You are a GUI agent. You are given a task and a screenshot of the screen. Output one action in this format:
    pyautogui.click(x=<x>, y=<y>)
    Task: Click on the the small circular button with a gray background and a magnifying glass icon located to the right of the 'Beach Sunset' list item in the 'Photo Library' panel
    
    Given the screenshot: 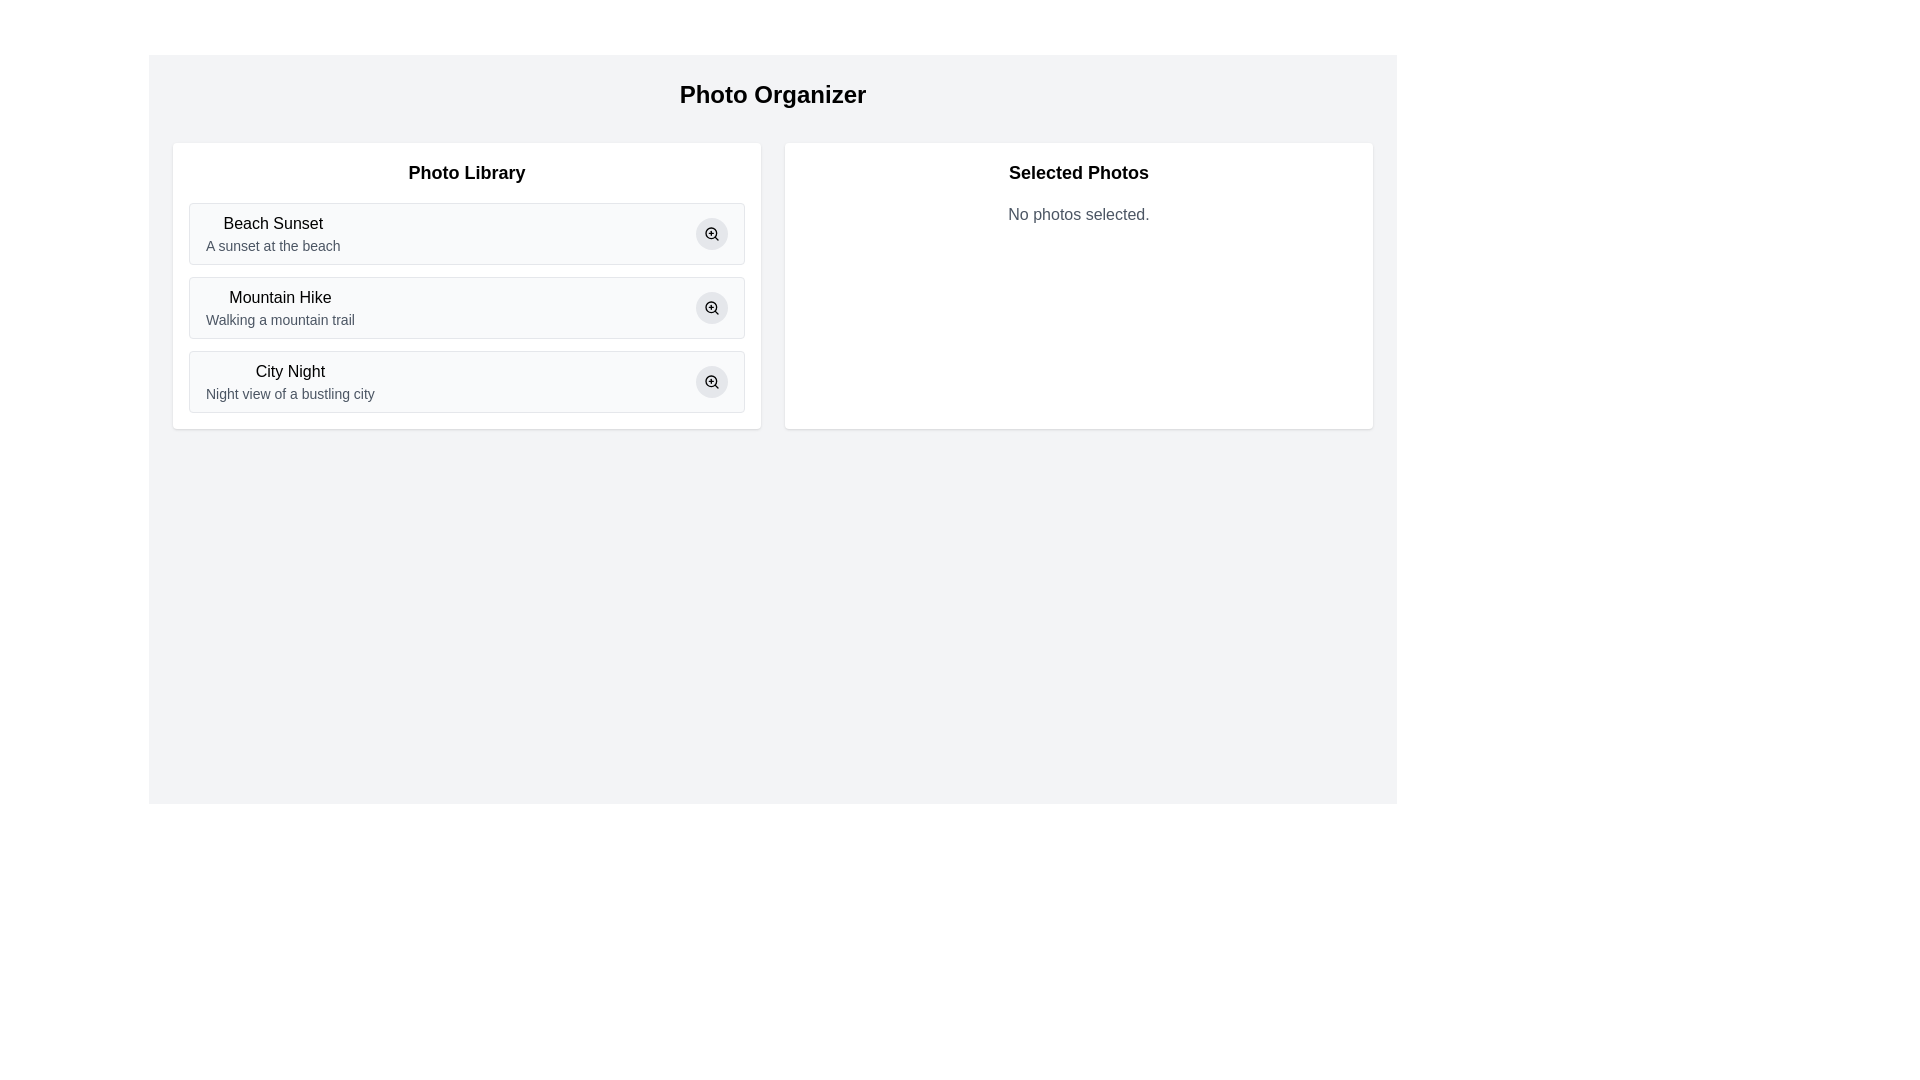 What is the action you would take?
    pyautogui.click(x=711, y=233)
    